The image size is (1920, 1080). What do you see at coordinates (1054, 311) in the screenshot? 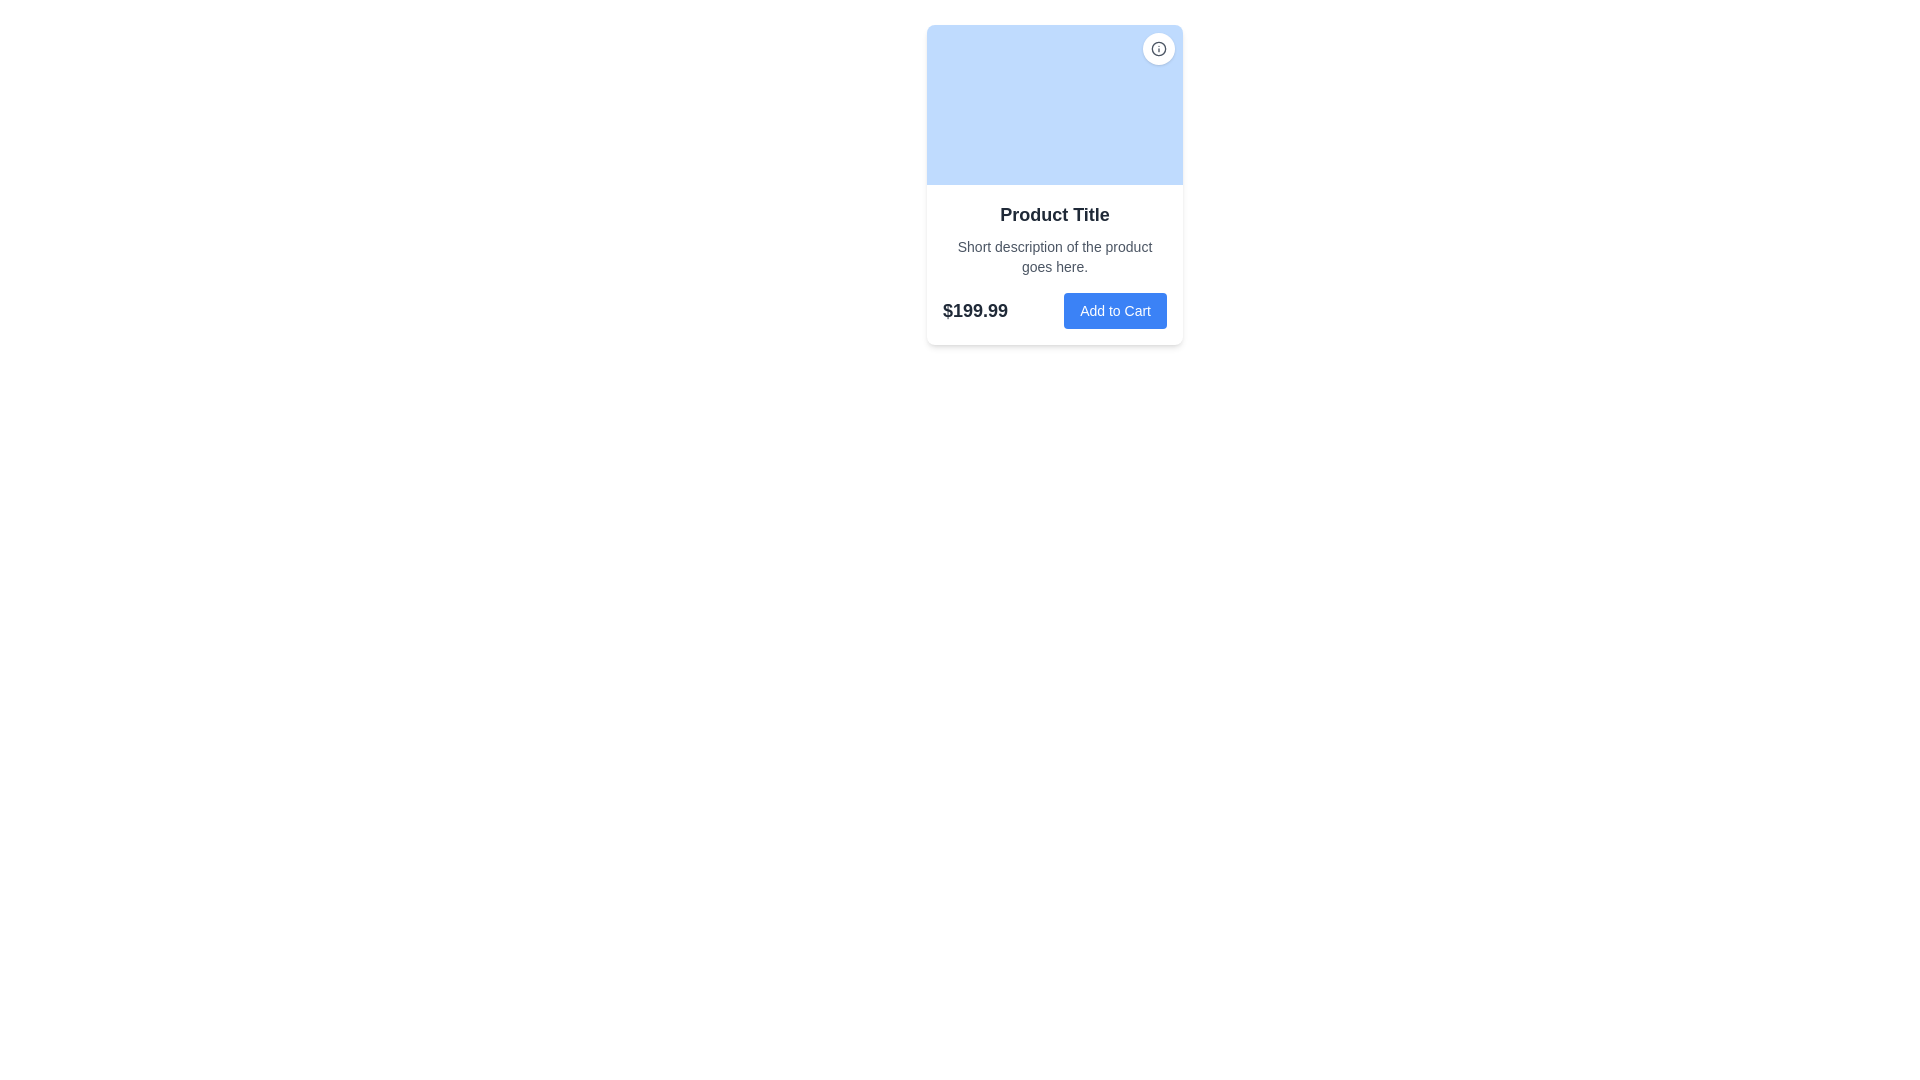
I see `the 'Add to Cart' button on the right side of the Composite element containing a price label '$199.99' and the button, located at the bottom of the card layout` at bounding box center [1054, 311].